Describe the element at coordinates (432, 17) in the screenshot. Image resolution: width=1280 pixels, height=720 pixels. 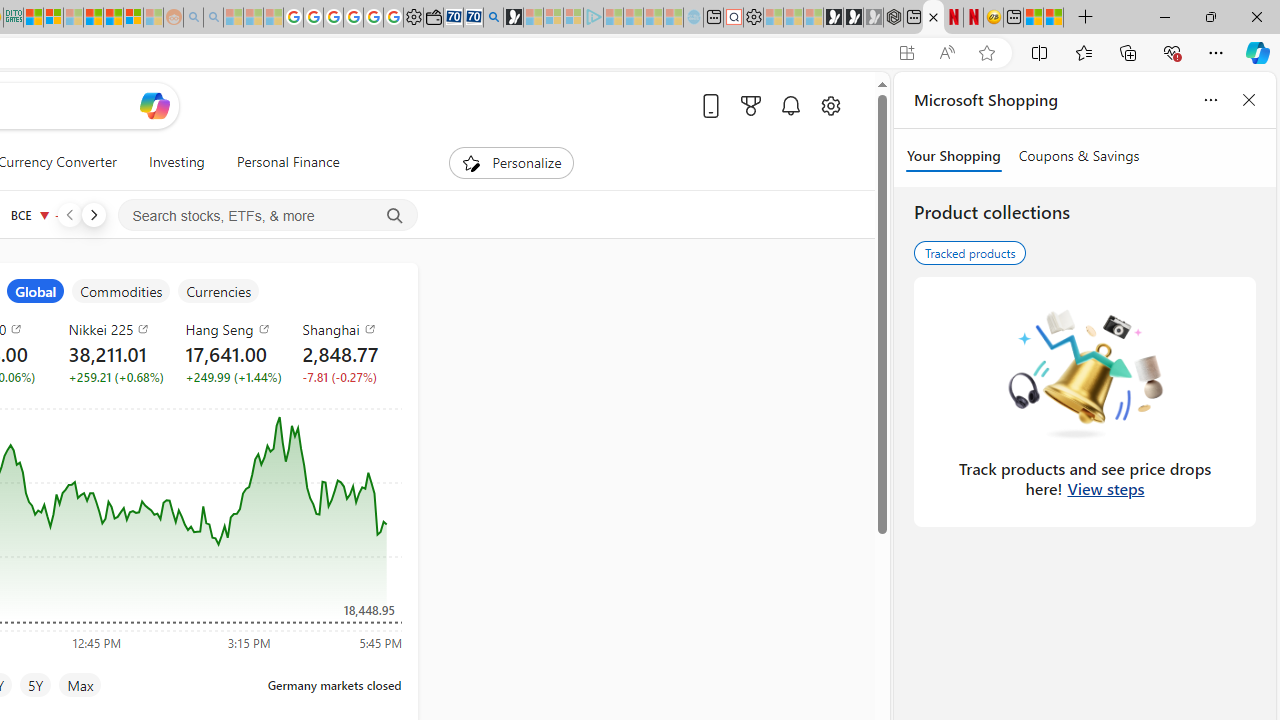
I see `'Wallet'` at that location.